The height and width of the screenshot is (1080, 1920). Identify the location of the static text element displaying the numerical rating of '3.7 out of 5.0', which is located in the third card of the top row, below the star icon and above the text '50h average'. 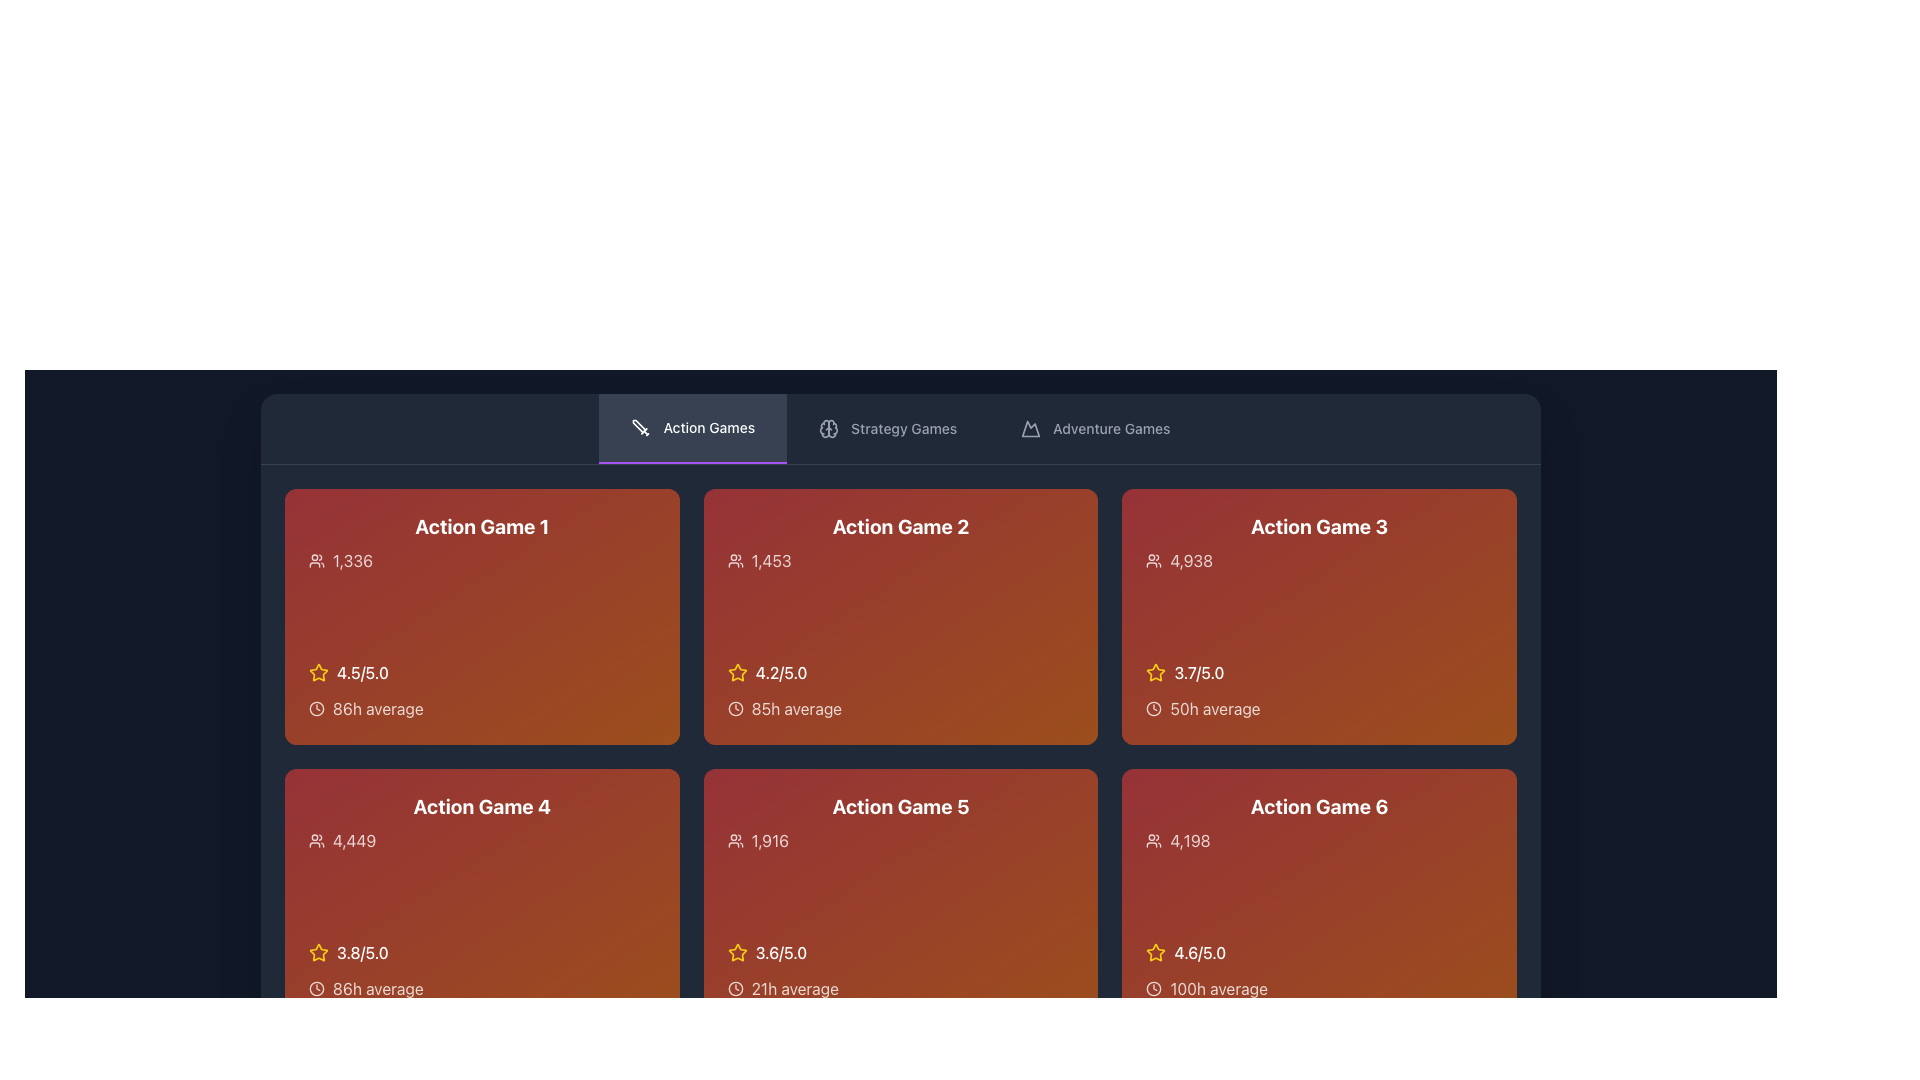
(1199, 672).